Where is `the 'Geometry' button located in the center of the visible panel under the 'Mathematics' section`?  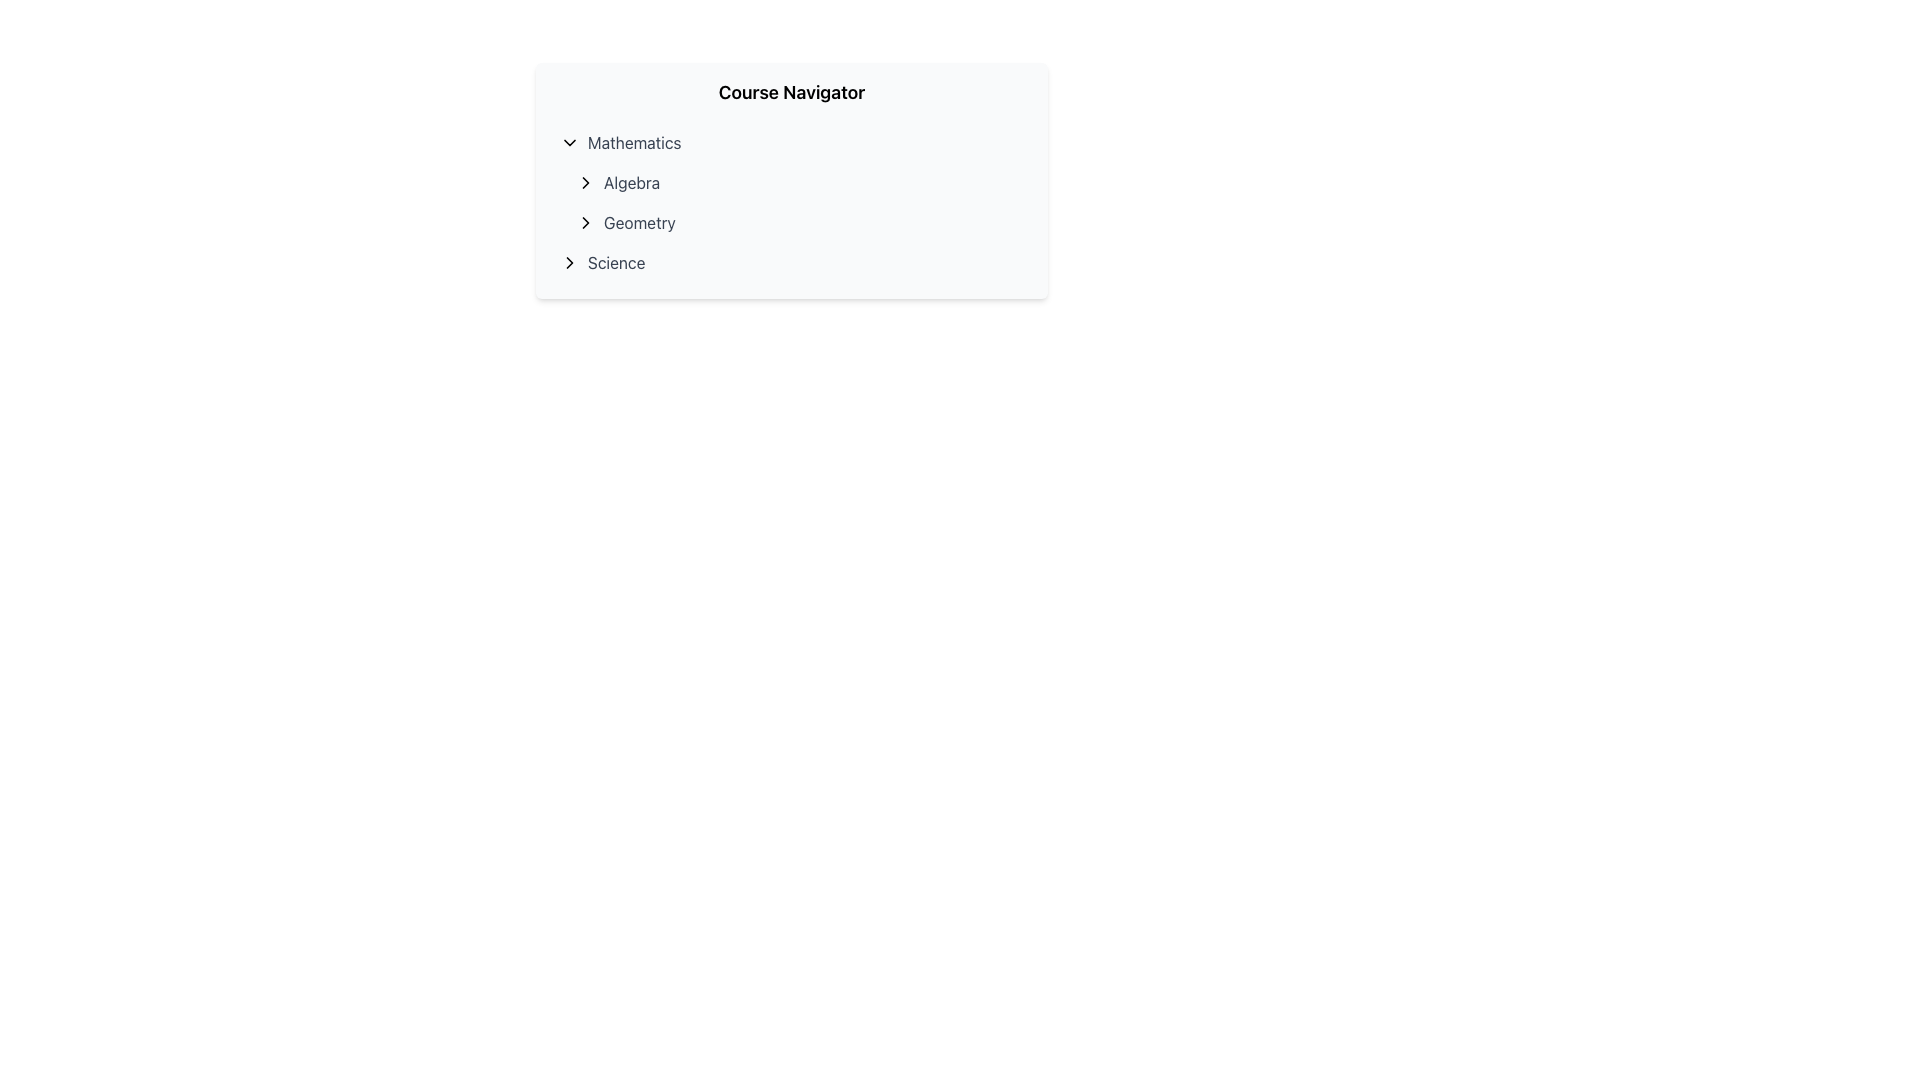
the 'Geometry' button located in the center of the visible panel under the 'Mathematics' section is located at coordinates (800, 223).